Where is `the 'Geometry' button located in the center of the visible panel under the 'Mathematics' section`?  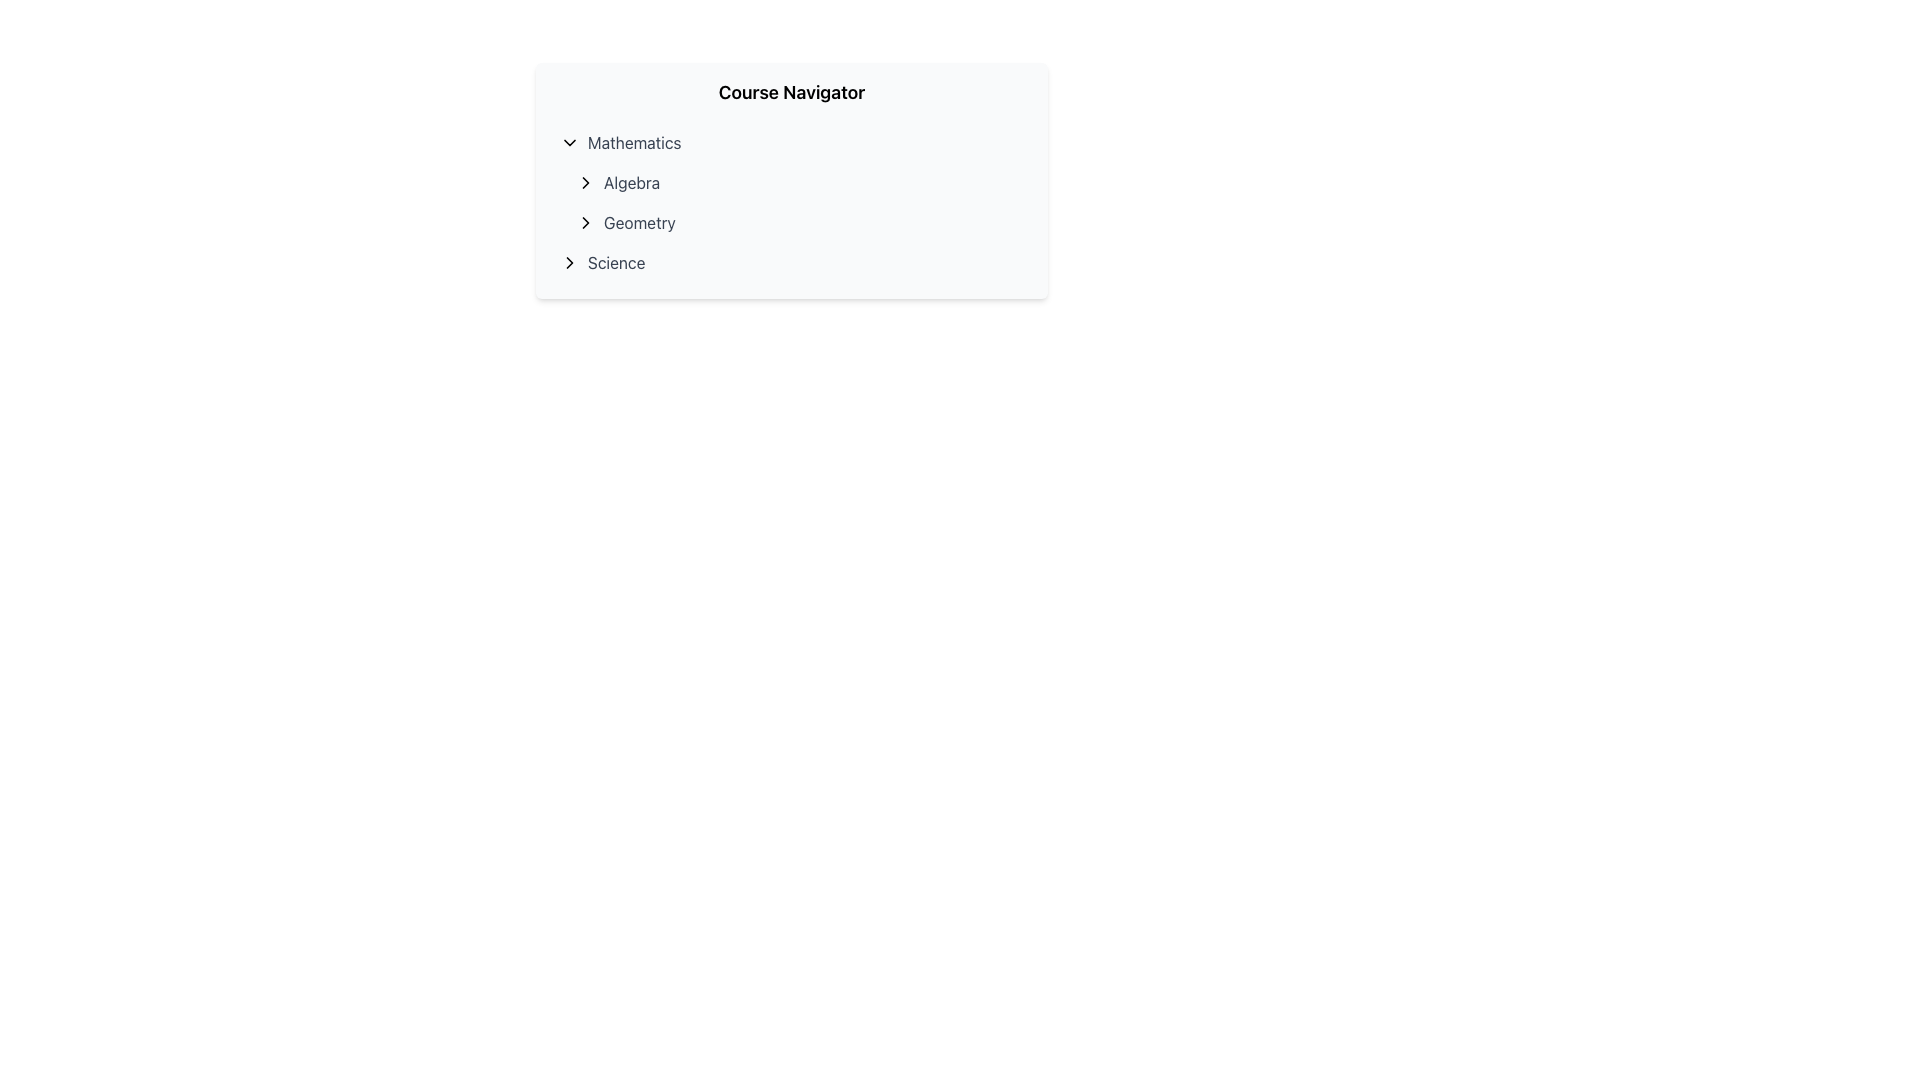
the 'Geometry' button located in the center of the visible panel under the 'Mathematics' section is located at coordinates (800, 223).